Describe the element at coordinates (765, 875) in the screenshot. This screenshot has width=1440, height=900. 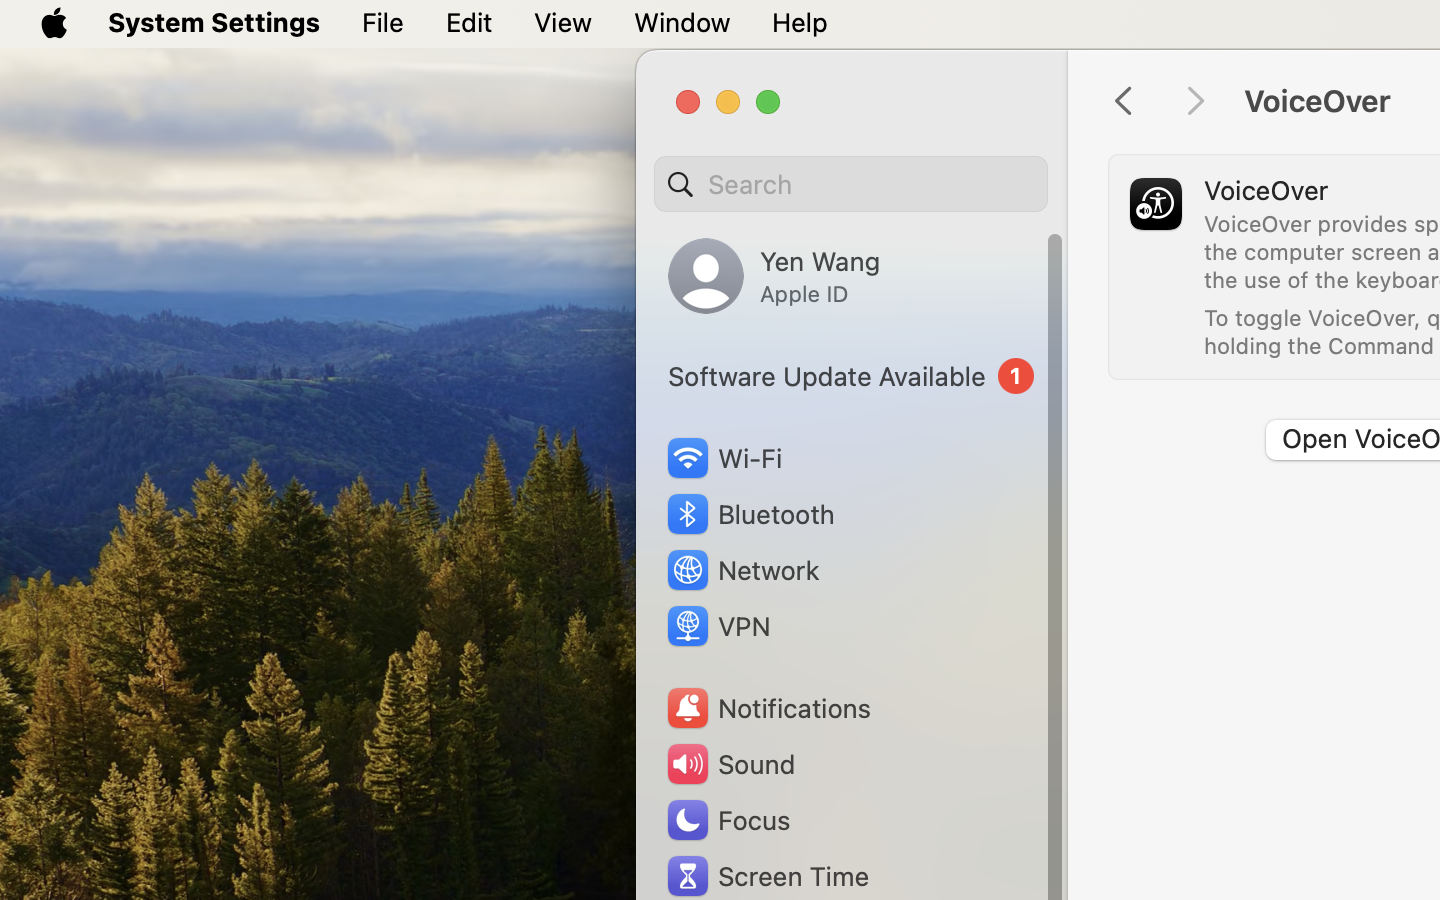
I see `'Screen Time'` at that location.